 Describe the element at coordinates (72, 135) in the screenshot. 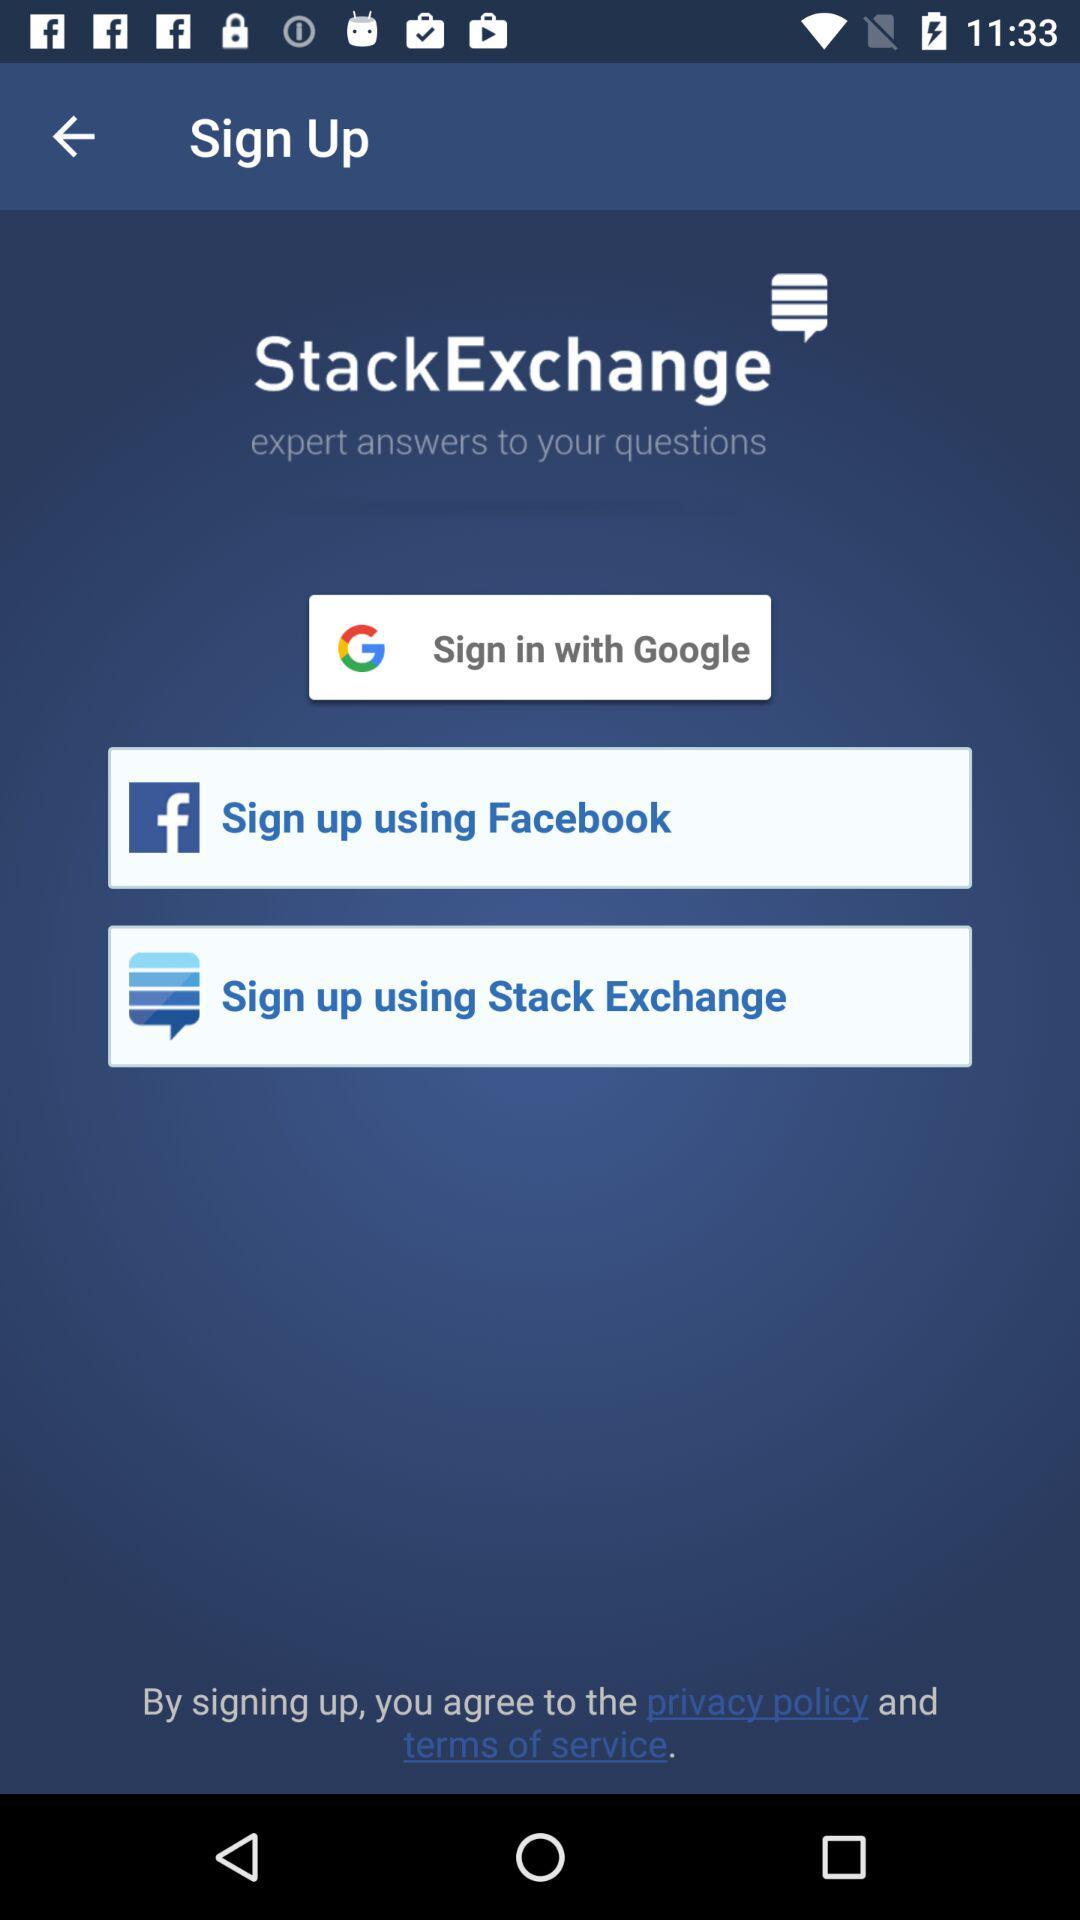

I see `the item to the left of the sign up` at that location.